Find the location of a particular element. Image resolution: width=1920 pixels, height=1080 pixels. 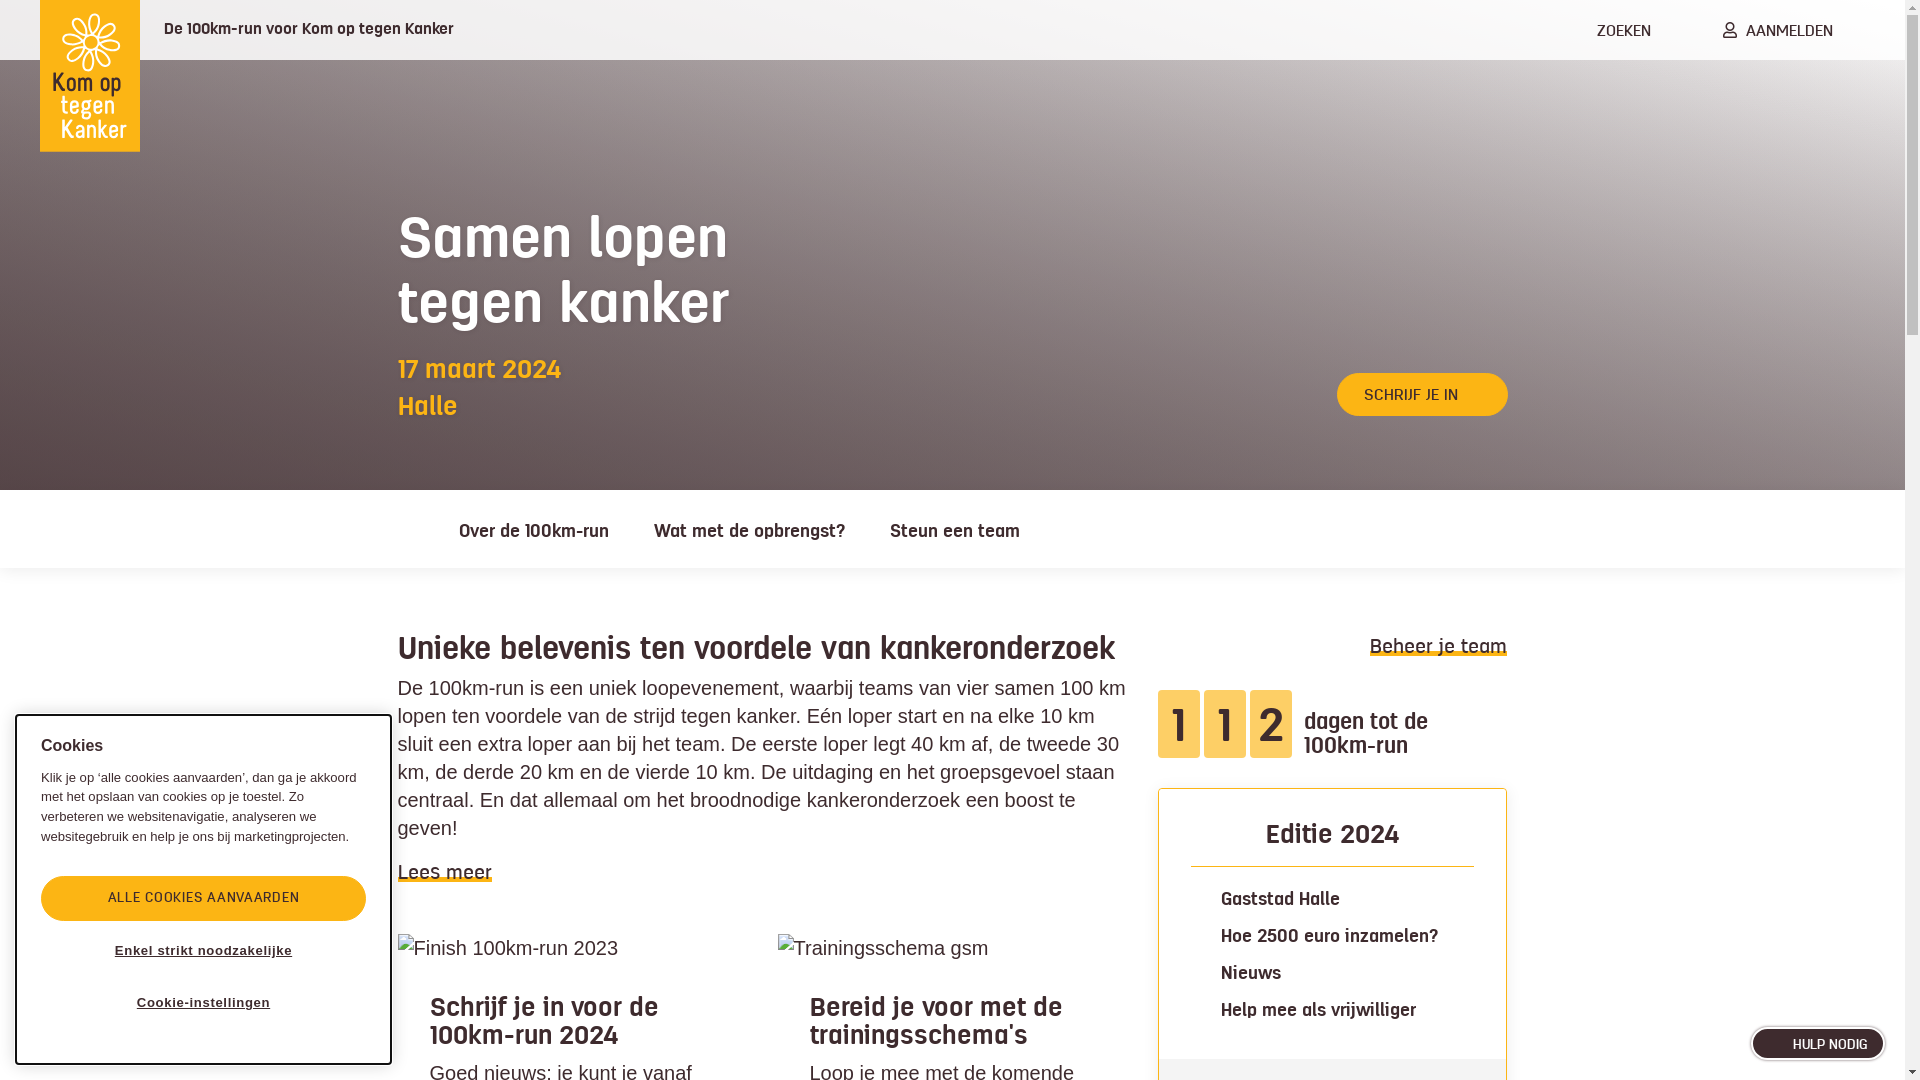

'Hoe 2500 euro inzamelen?' is located at coordinates (1328, 936).